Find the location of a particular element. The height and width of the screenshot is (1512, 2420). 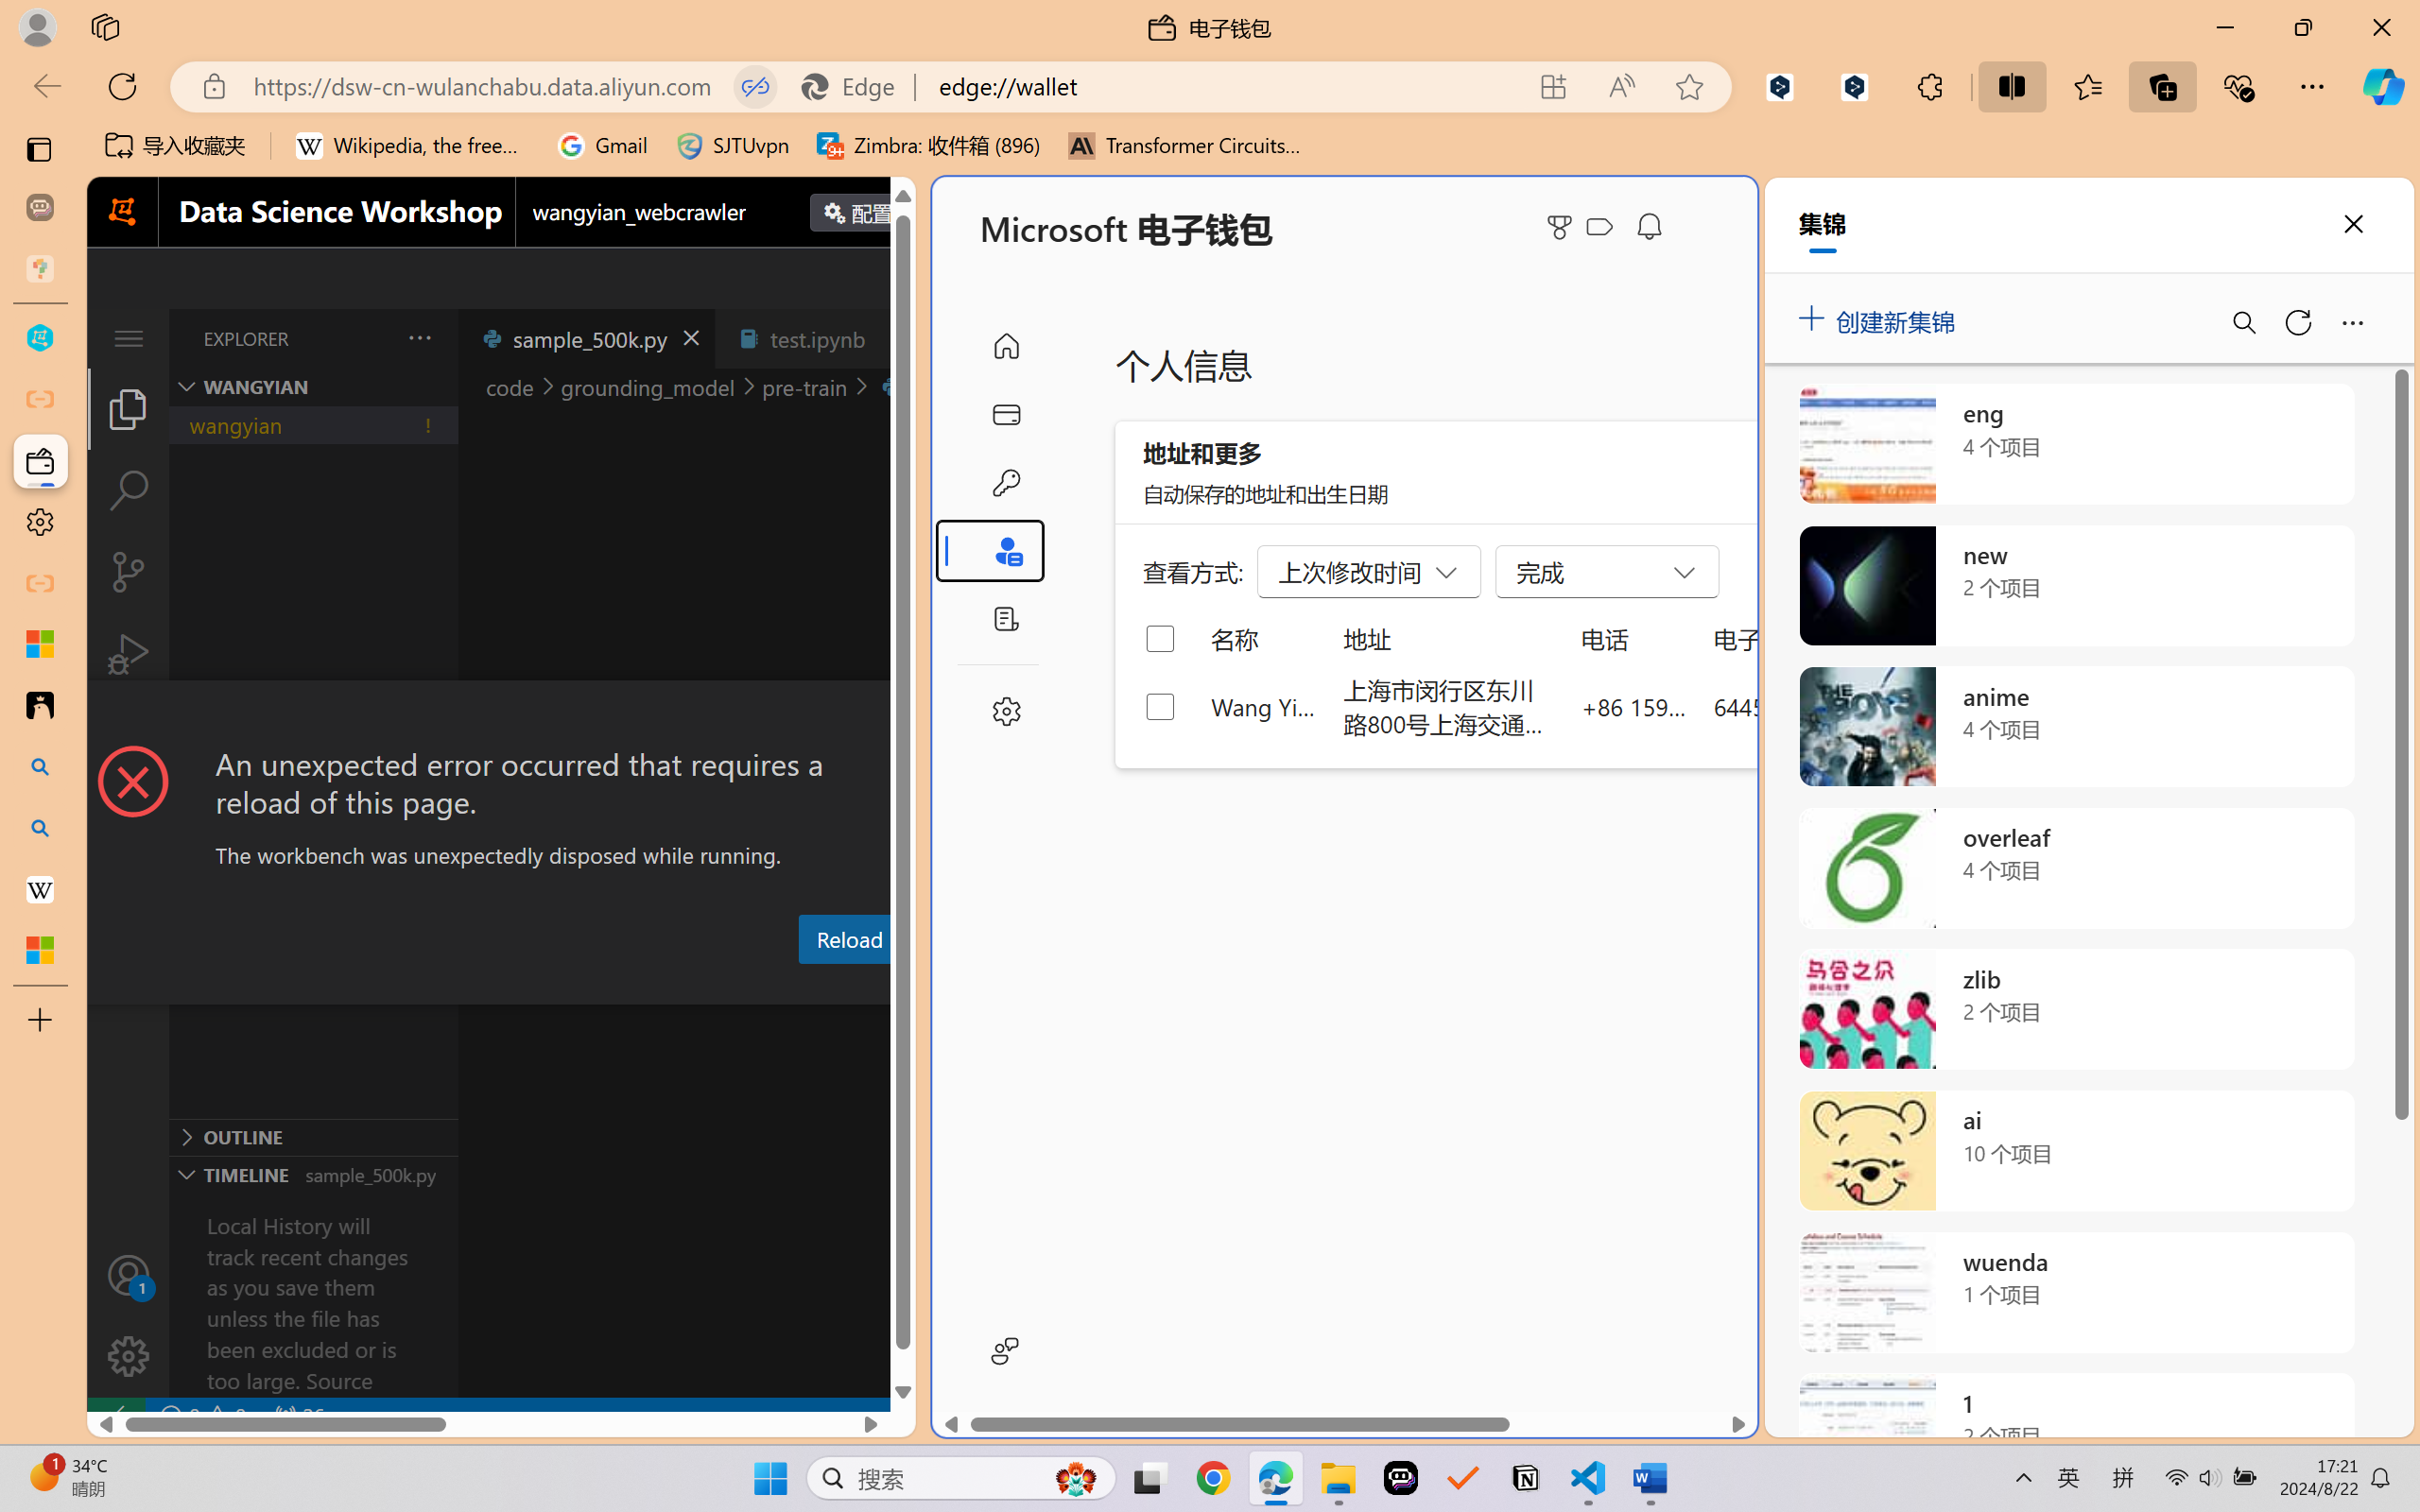

'Reload' is located at coordinates (847, 937).